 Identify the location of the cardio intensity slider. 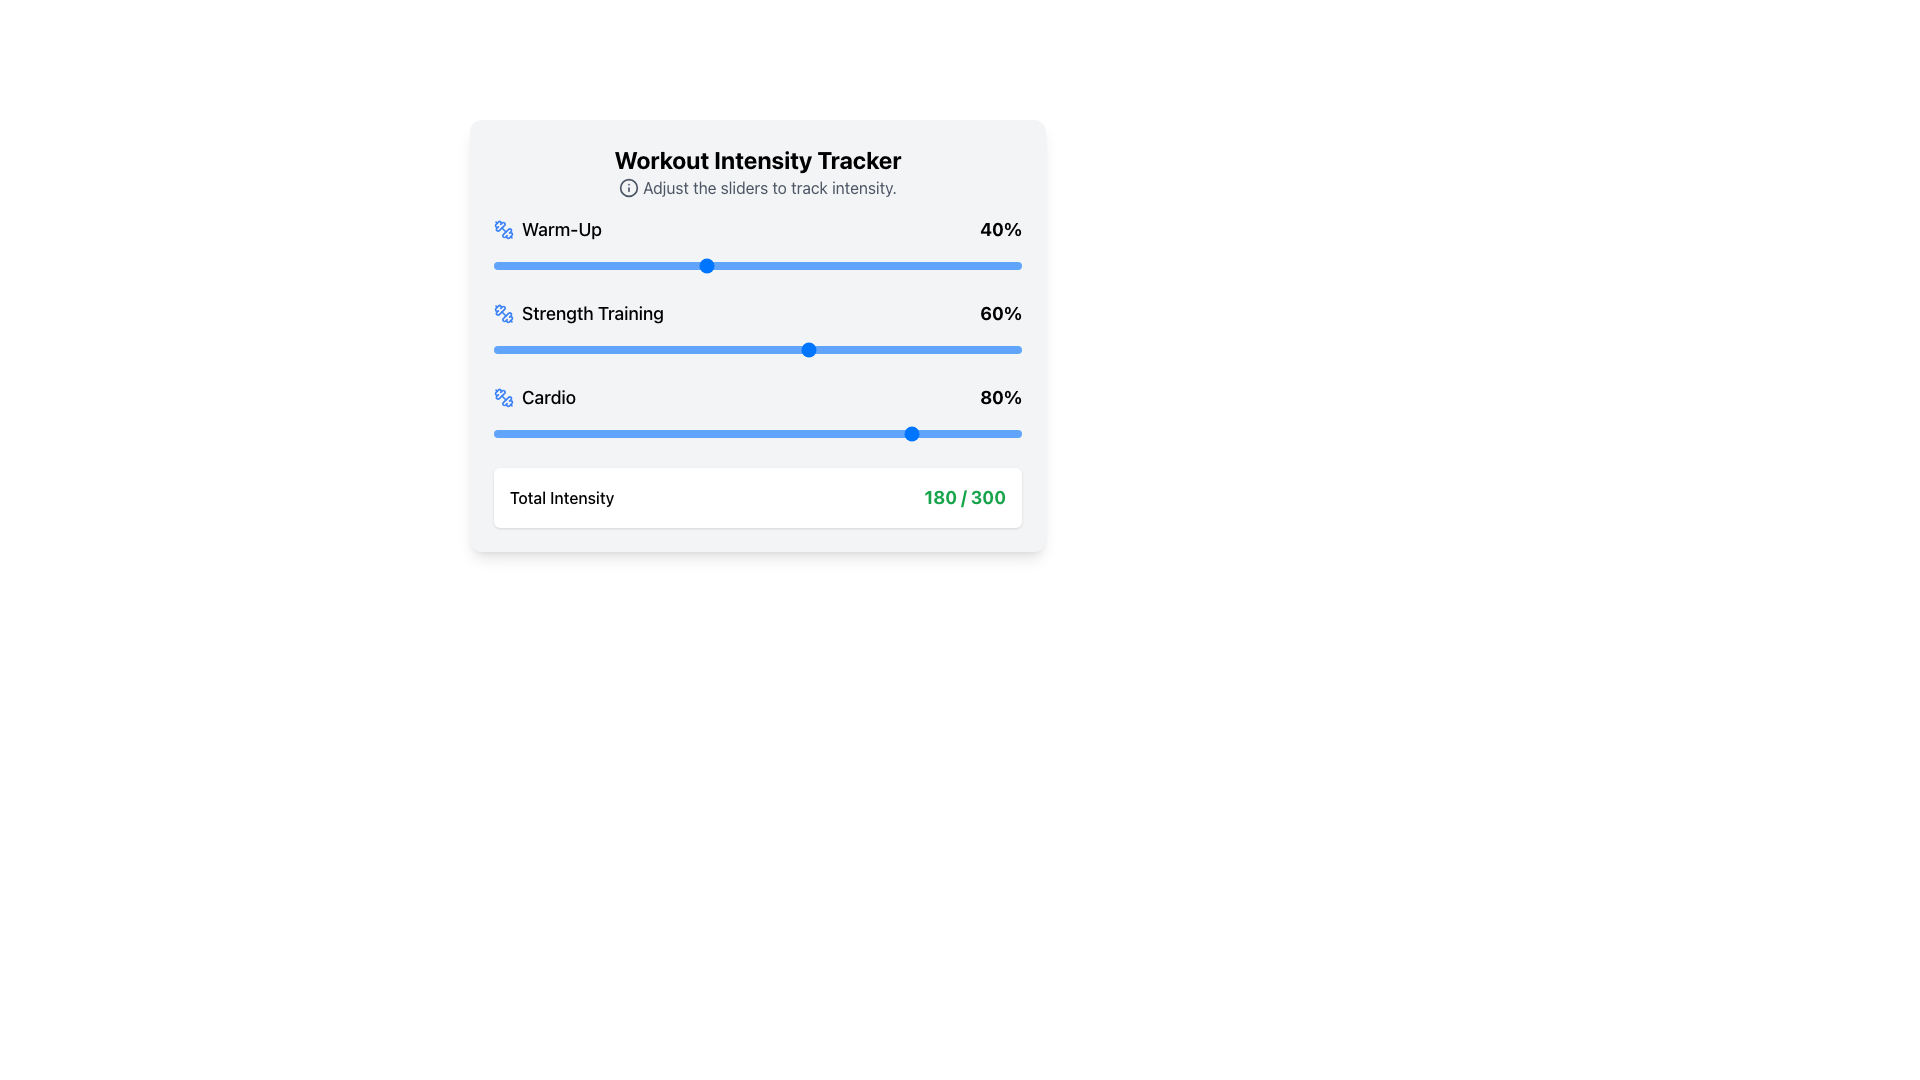
(705, 433).